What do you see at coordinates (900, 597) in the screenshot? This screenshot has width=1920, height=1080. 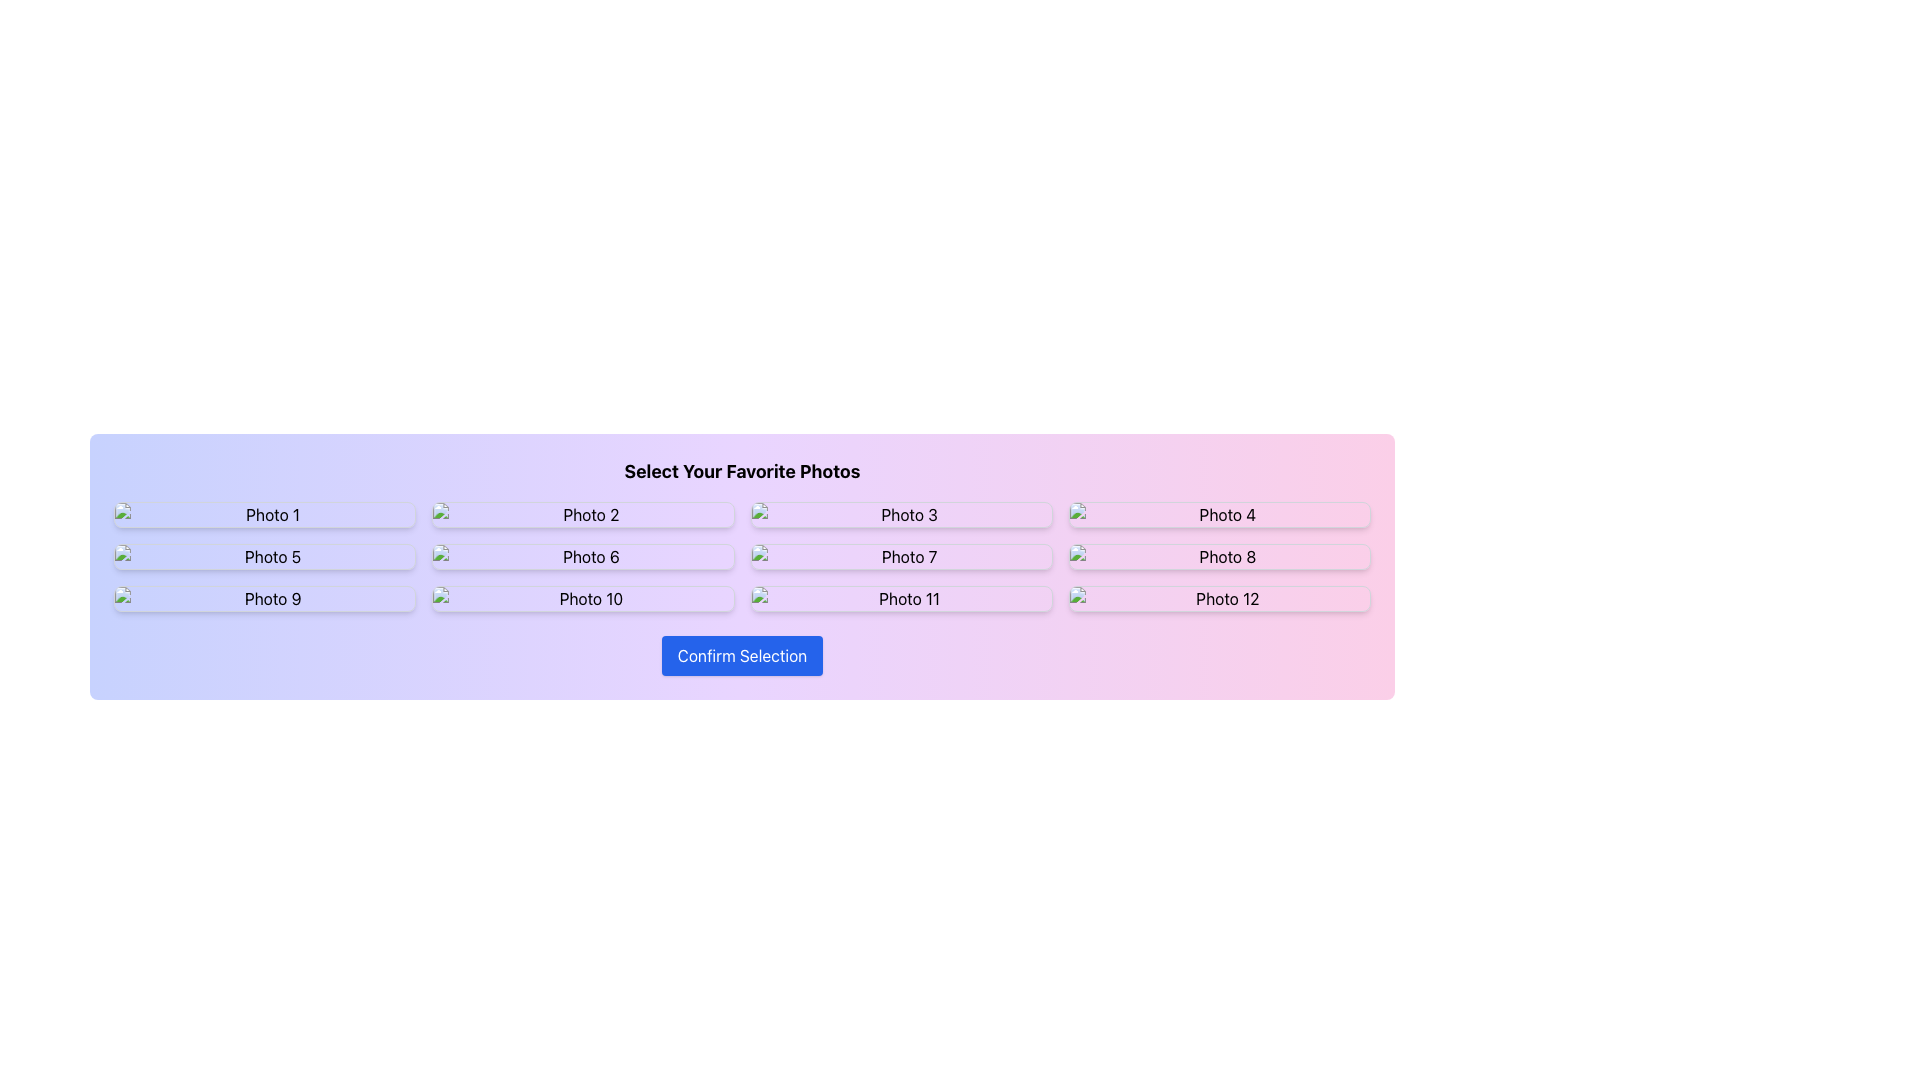 I see `the thumbnail image representing 'Photo 11' in the third column and fourth row of the photo selection grid` at bounding box center [900, 597].